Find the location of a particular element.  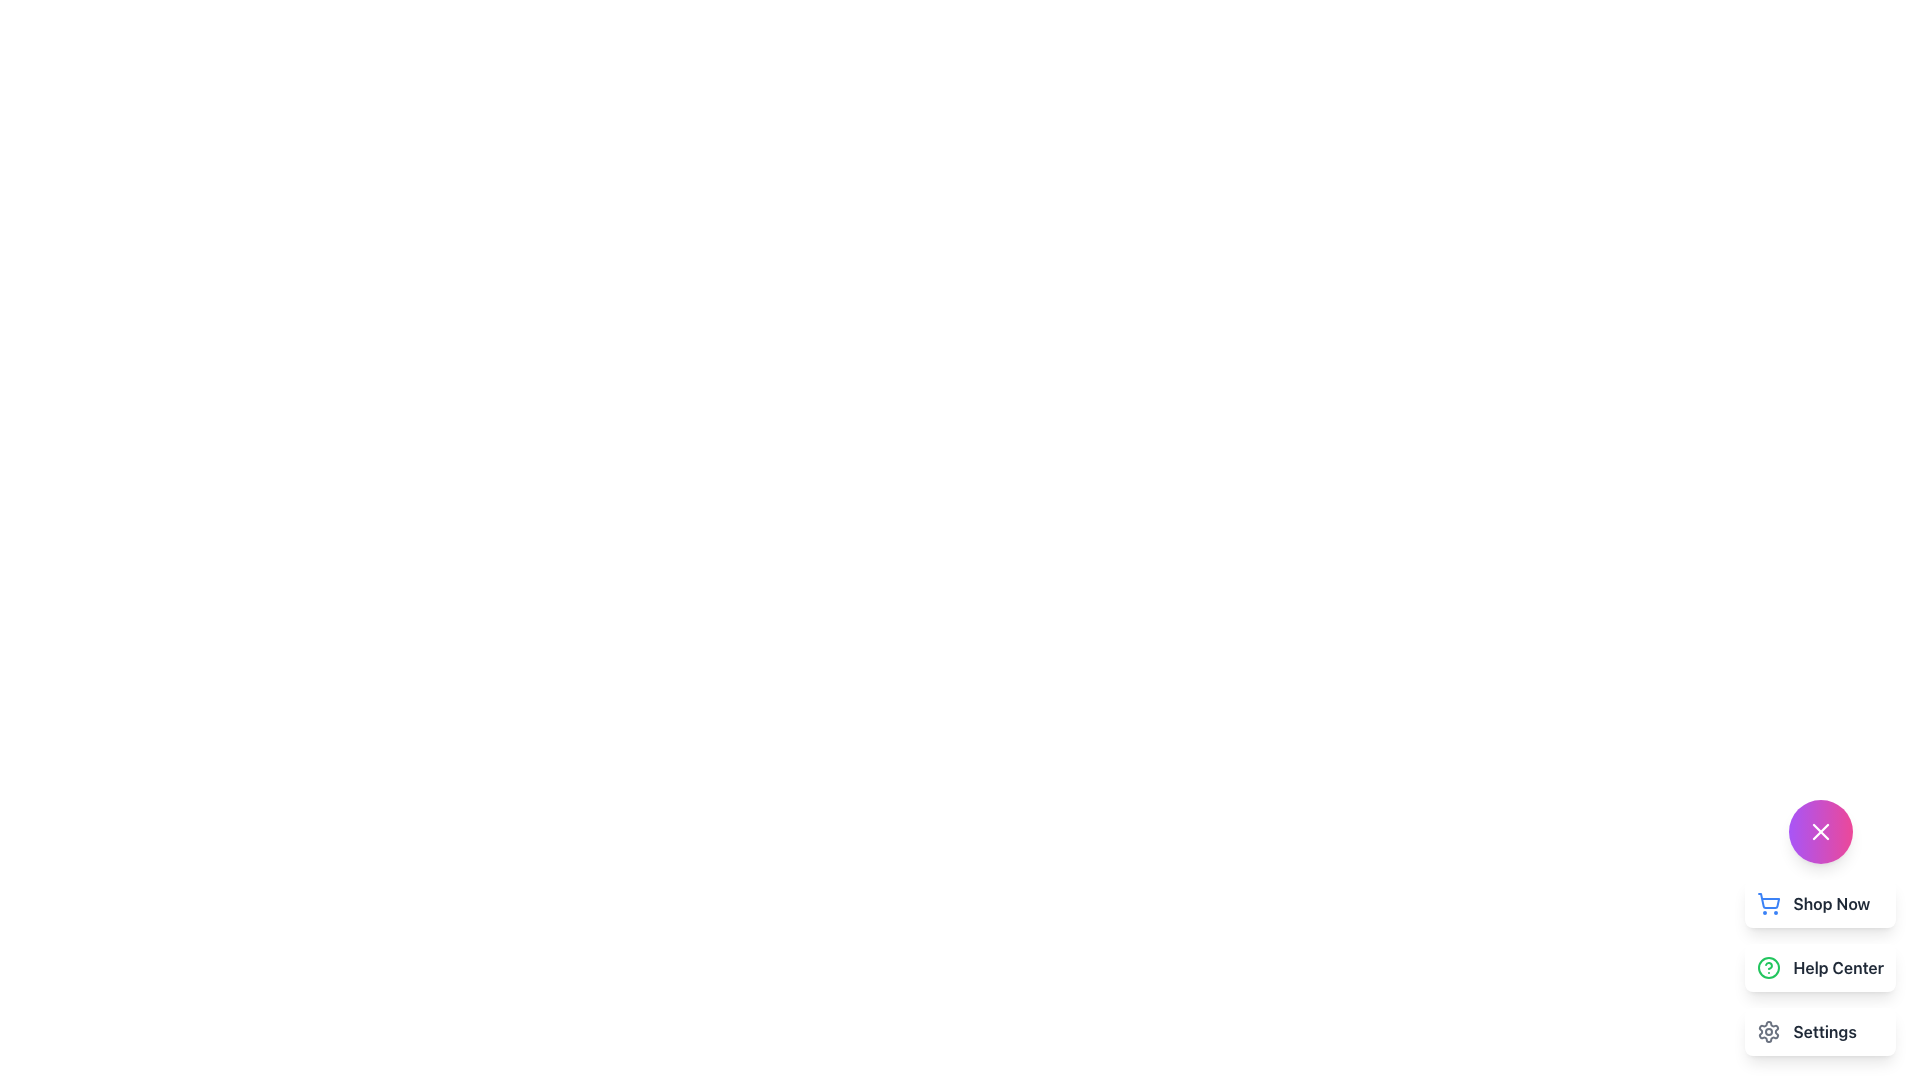

the 'Help Center' static text label, which indicates a link or button for assistance, located in the middle right of the interface is located at coordinates (1838, 967).